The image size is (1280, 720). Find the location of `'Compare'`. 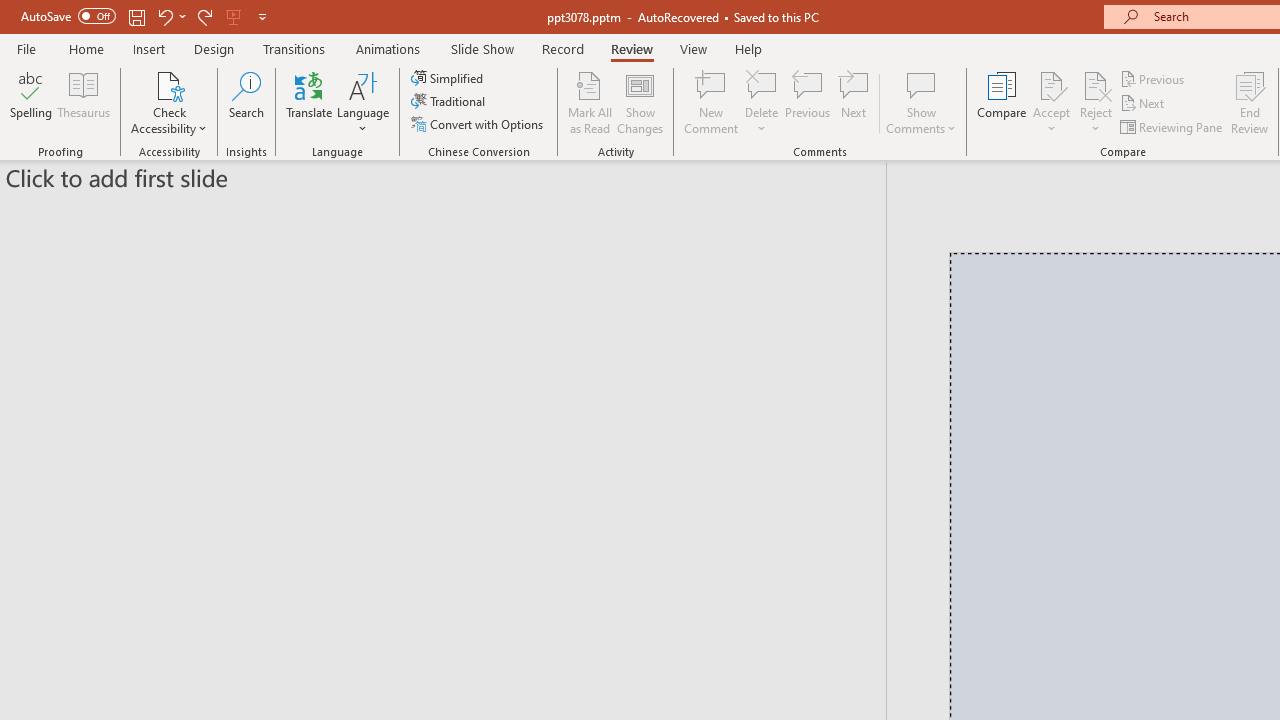

'Compare' is located at coordinates (1002, 103).